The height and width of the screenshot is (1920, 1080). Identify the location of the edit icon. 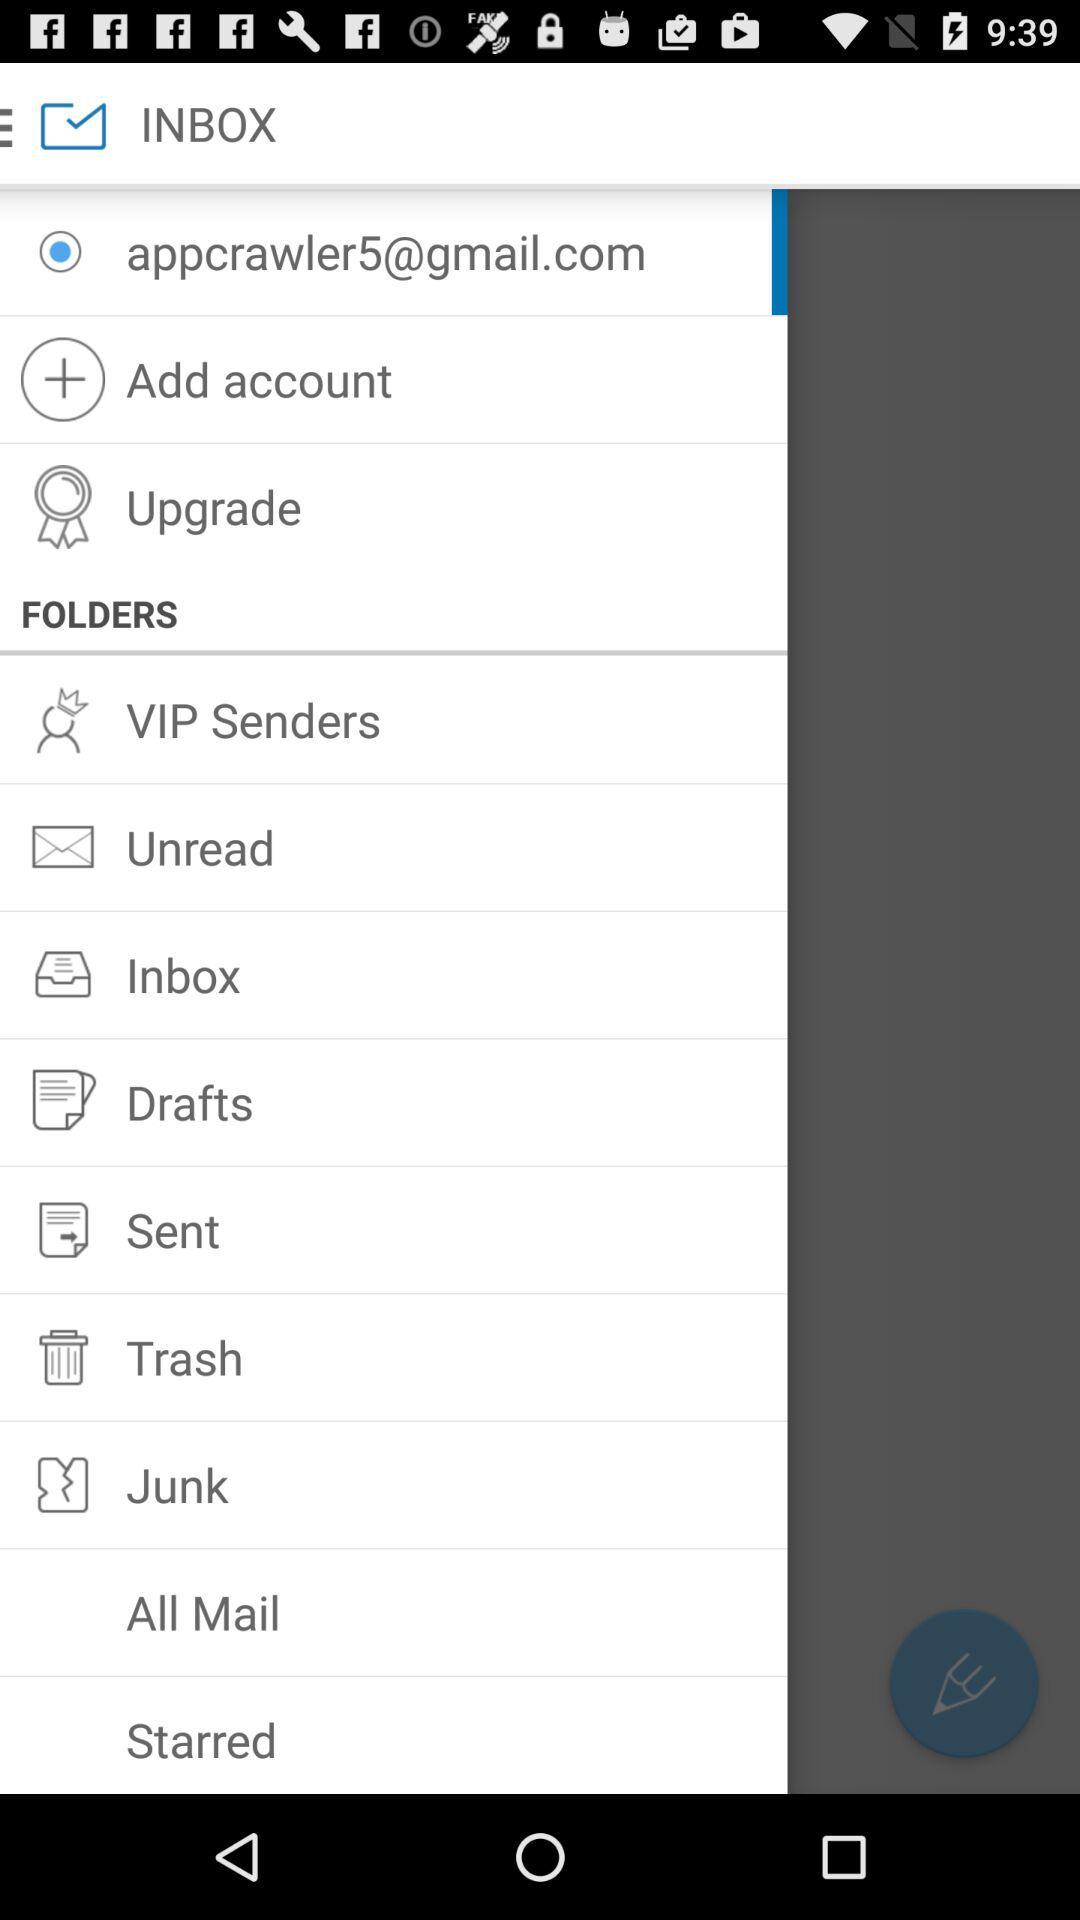
(963, 1807).